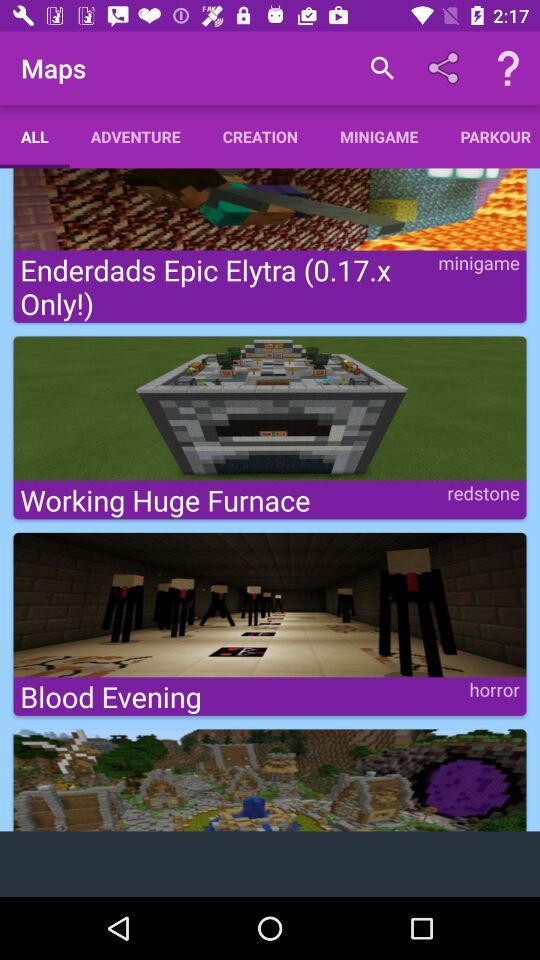  Describe the element at coordinates (135, 135) in the screenshot. I see `item below the maps icon` at that location.